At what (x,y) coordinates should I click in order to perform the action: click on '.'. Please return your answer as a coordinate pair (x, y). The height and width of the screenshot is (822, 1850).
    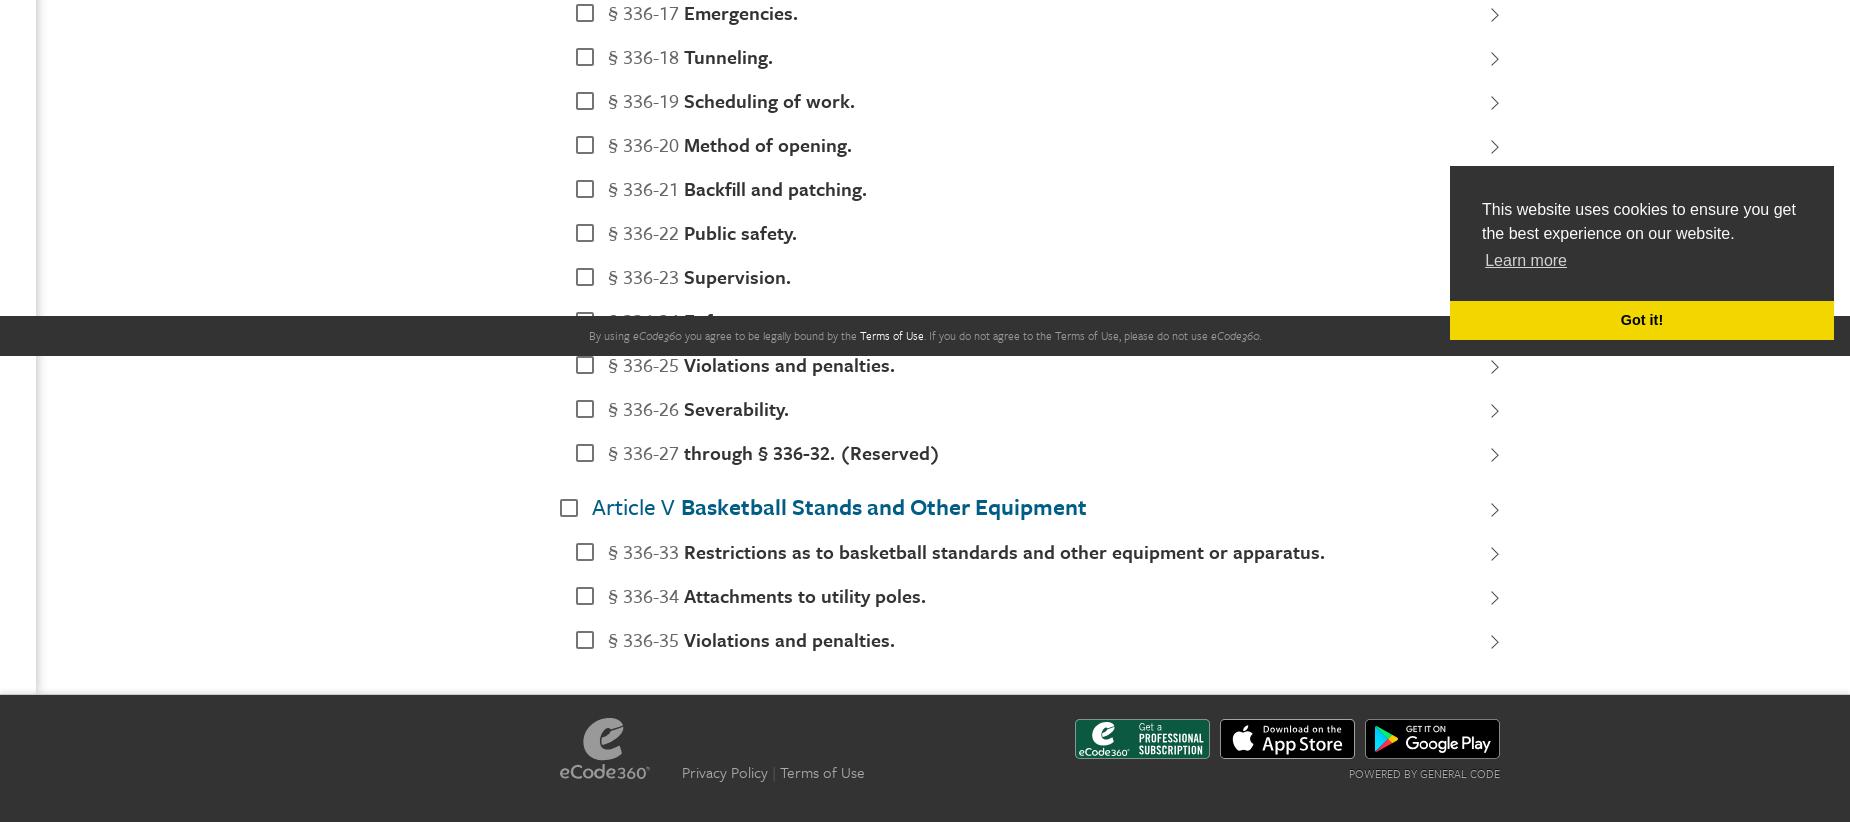
    Looking at the image, I should click on (925, 334).